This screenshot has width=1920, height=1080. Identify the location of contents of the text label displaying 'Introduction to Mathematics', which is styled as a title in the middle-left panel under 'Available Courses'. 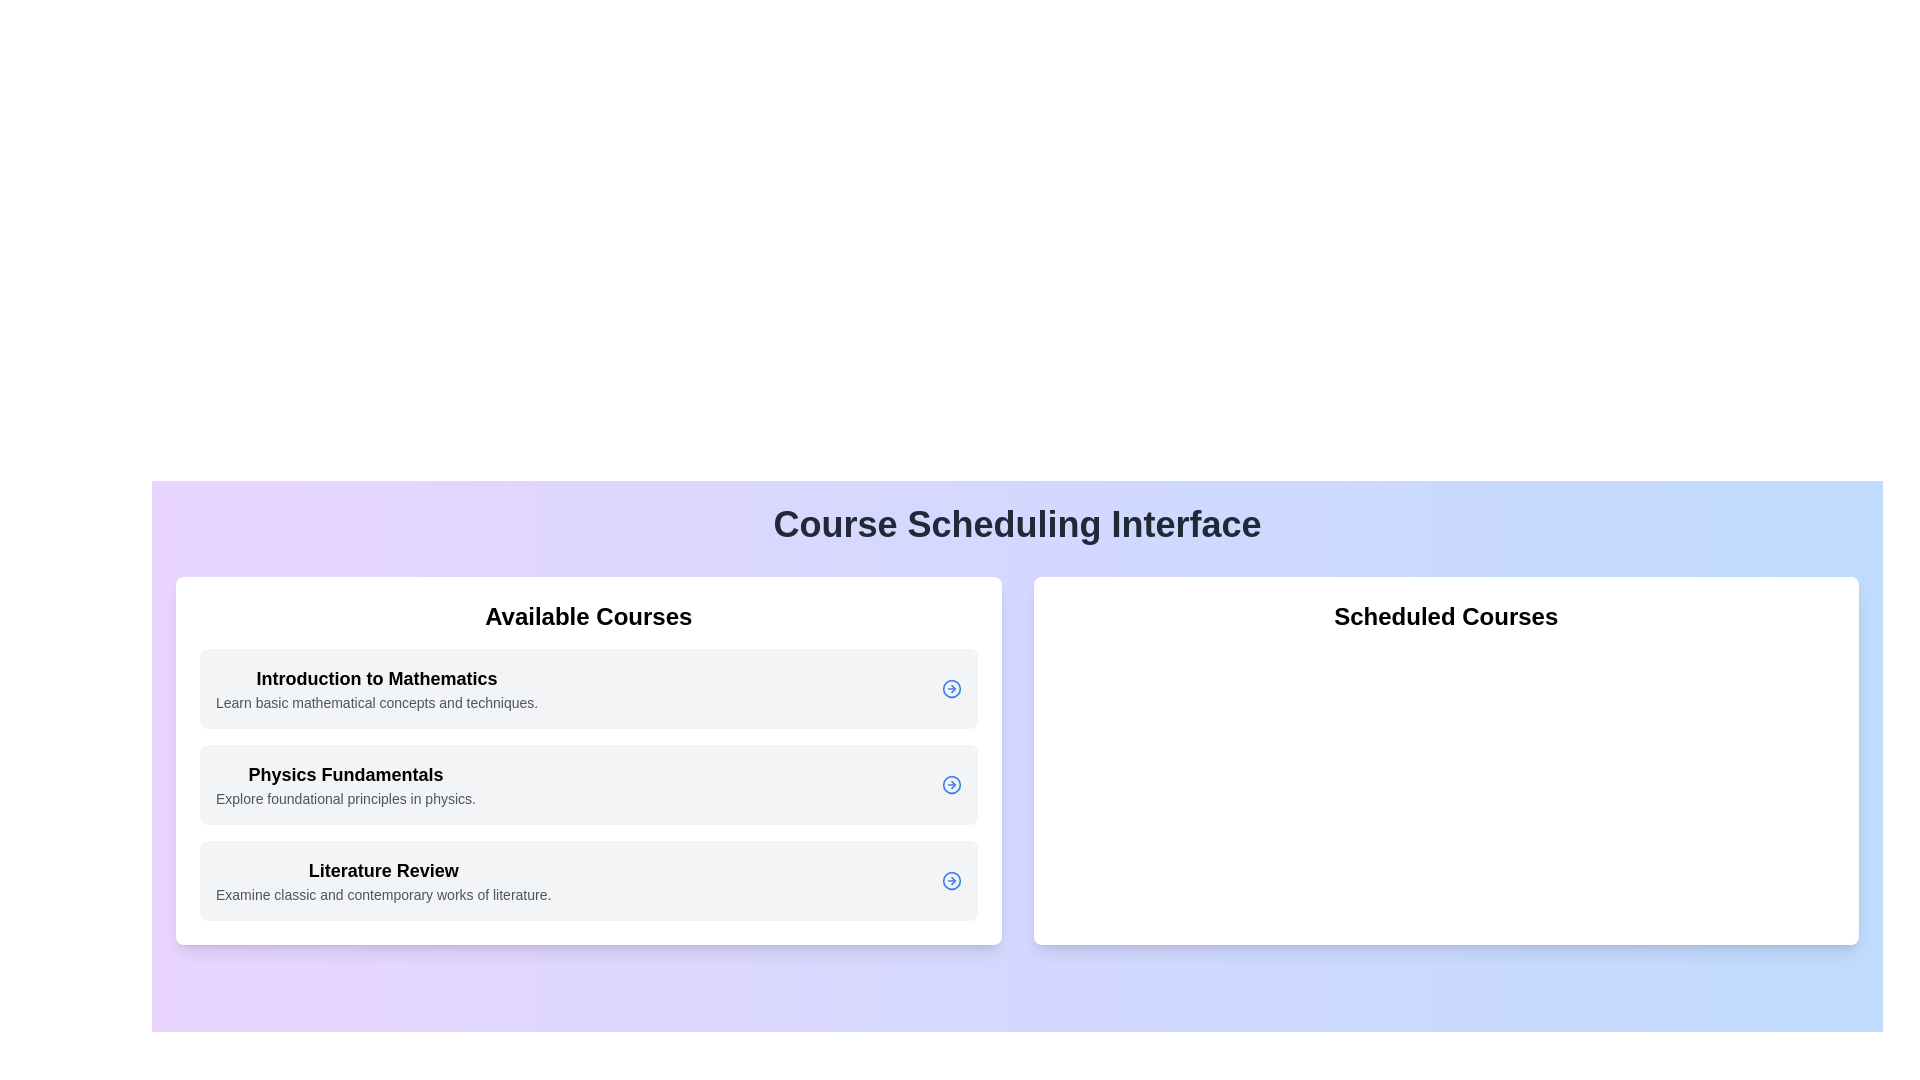
(377, 677).